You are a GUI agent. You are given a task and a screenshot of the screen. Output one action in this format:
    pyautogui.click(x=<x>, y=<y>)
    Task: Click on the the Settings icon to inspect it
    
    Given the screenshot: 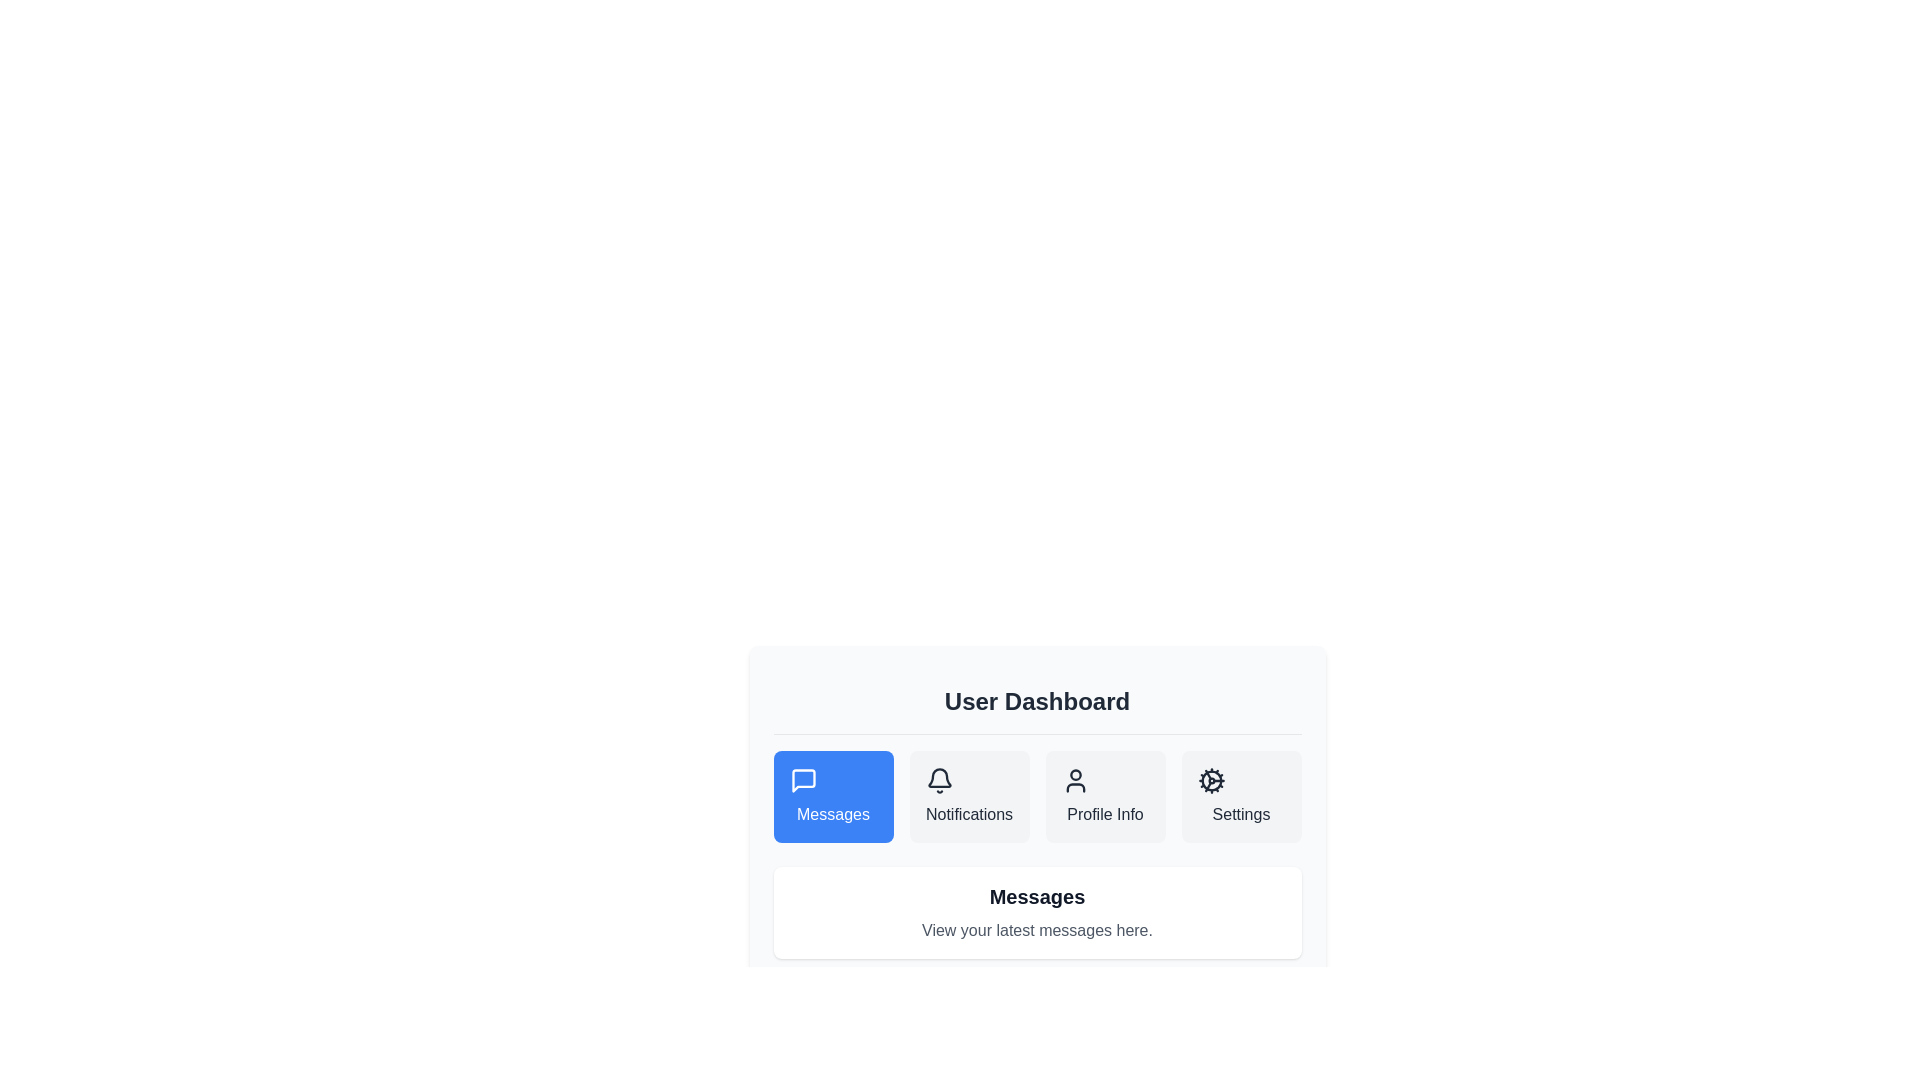 What is the action you would take?
    pyautogui.click(x=1210, y=779)
    